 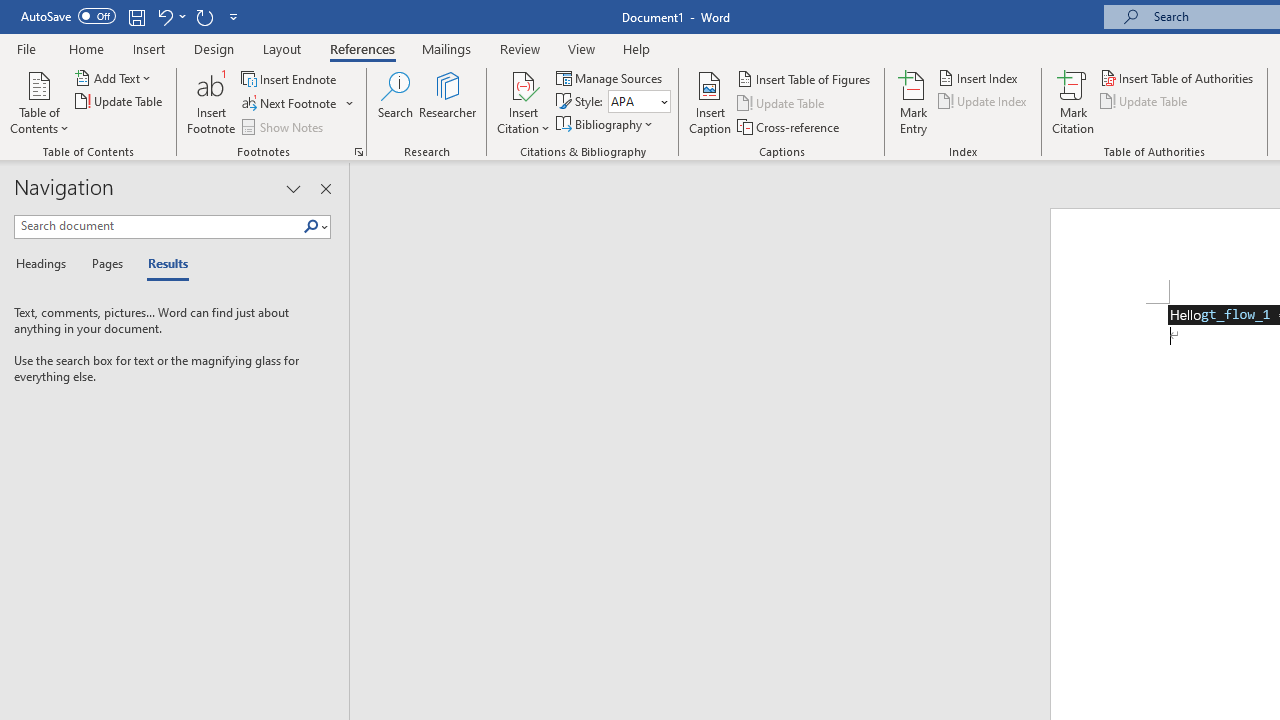 What do you see at coordinates (520, 48) in the screenshot?
I see `'Review'` at bounding box center [520, 48].